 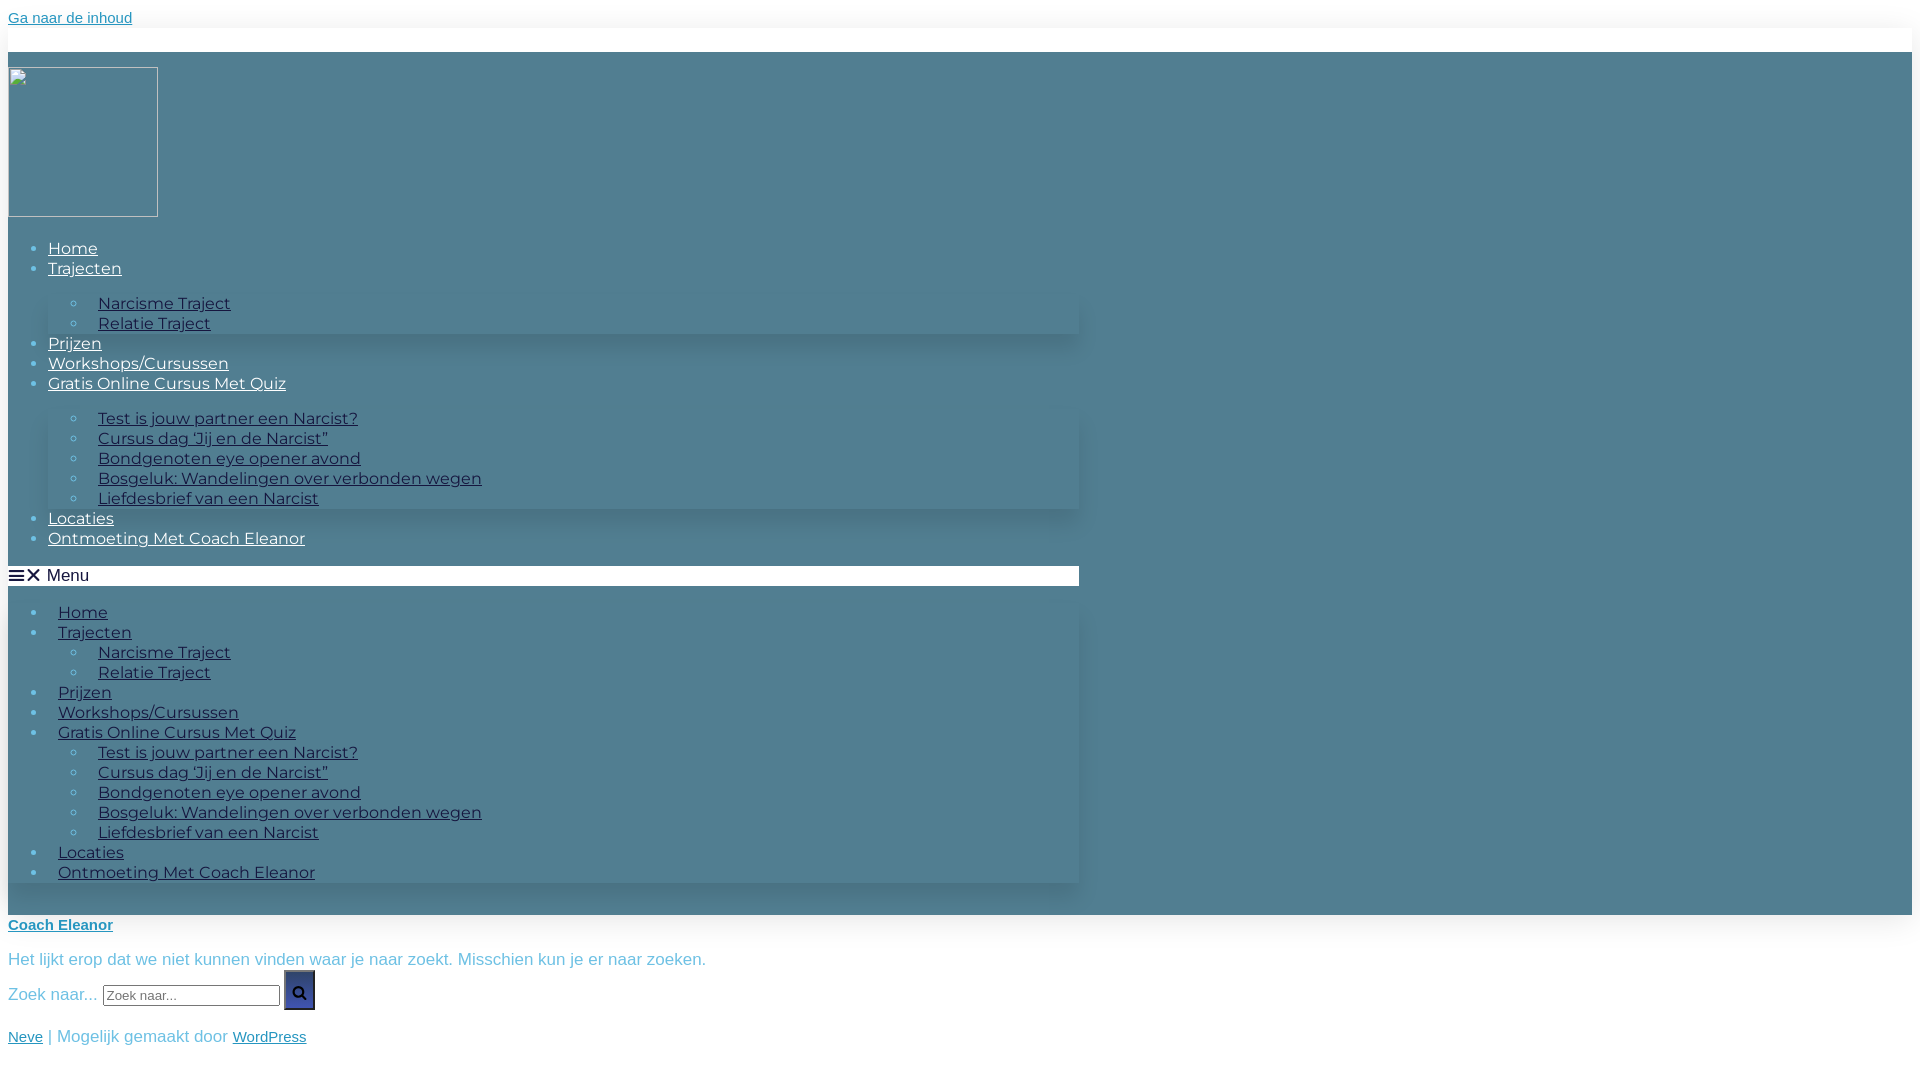 I want to click on 'Locaties', so click(x=80, y=517).